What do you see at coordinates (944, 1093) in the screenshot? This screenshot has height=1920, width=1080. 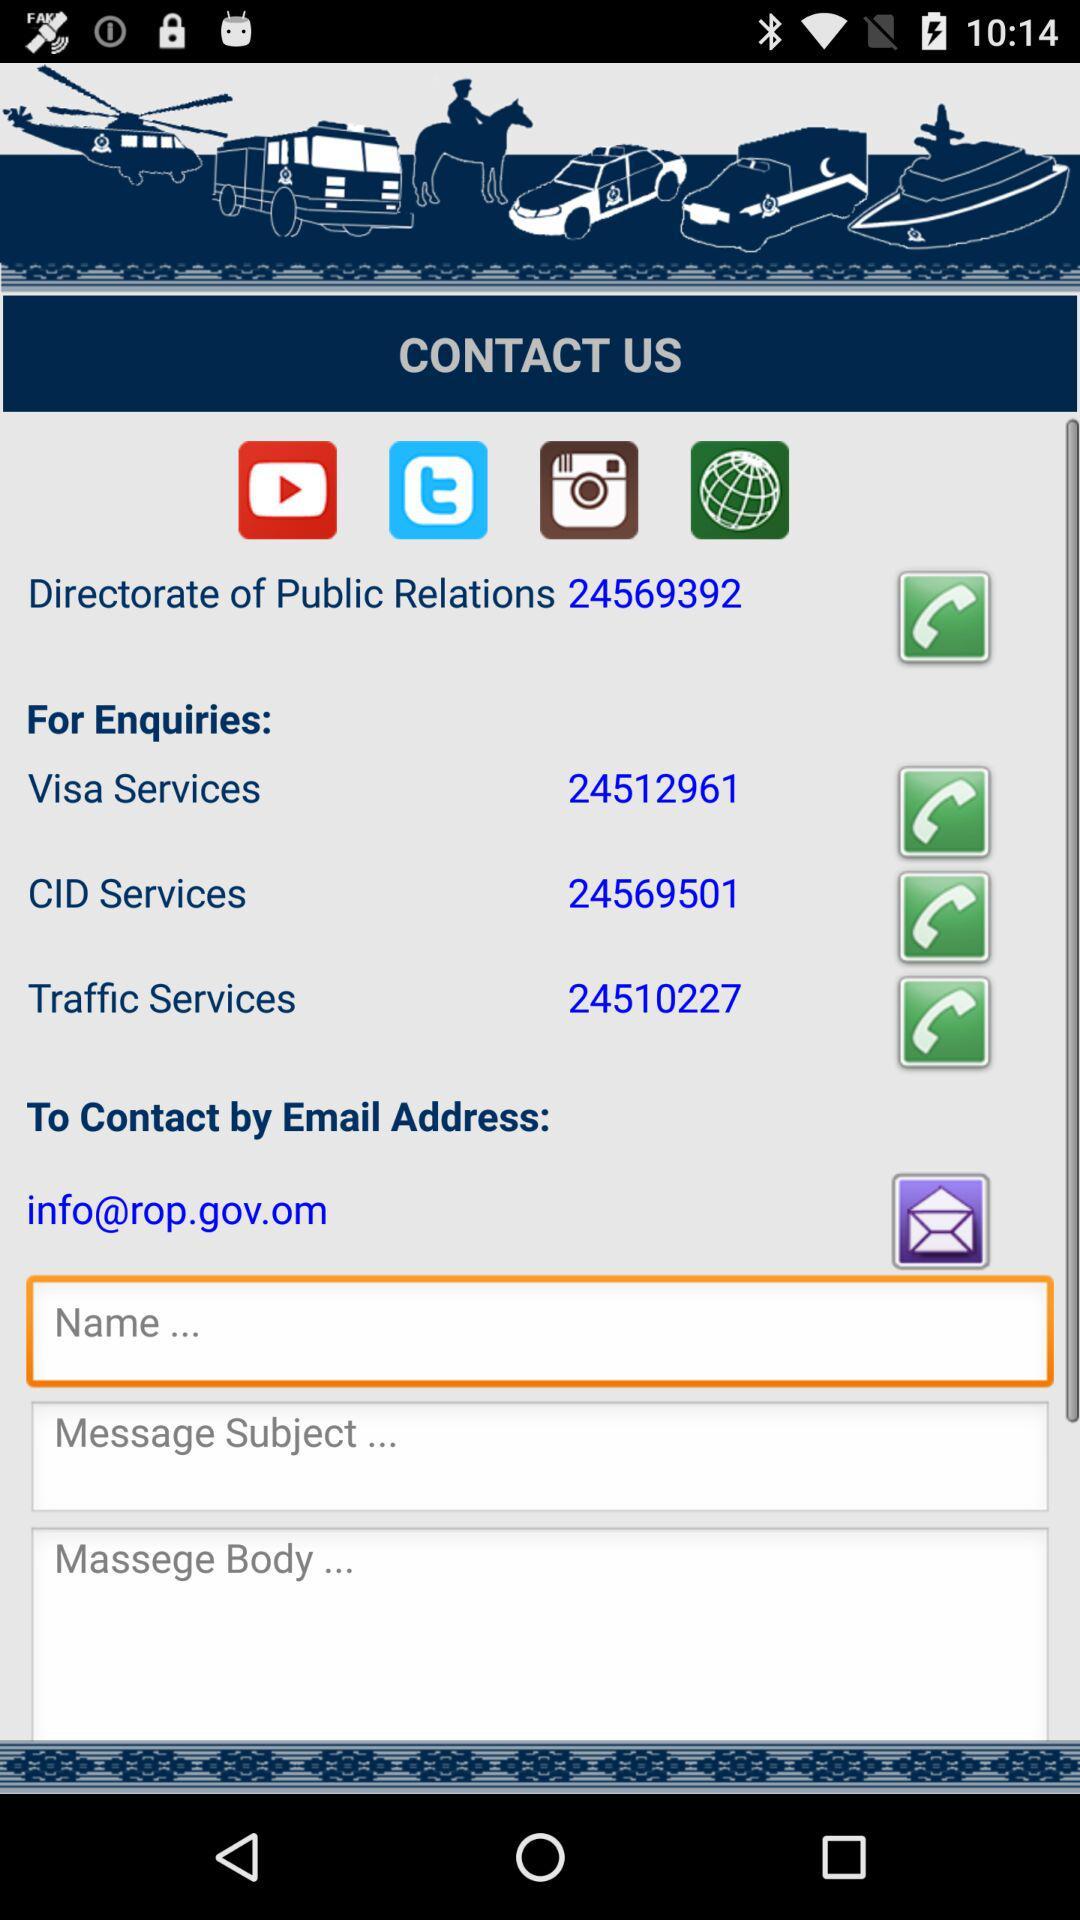 I see `the call icon` at bounding box center [944, 1093].